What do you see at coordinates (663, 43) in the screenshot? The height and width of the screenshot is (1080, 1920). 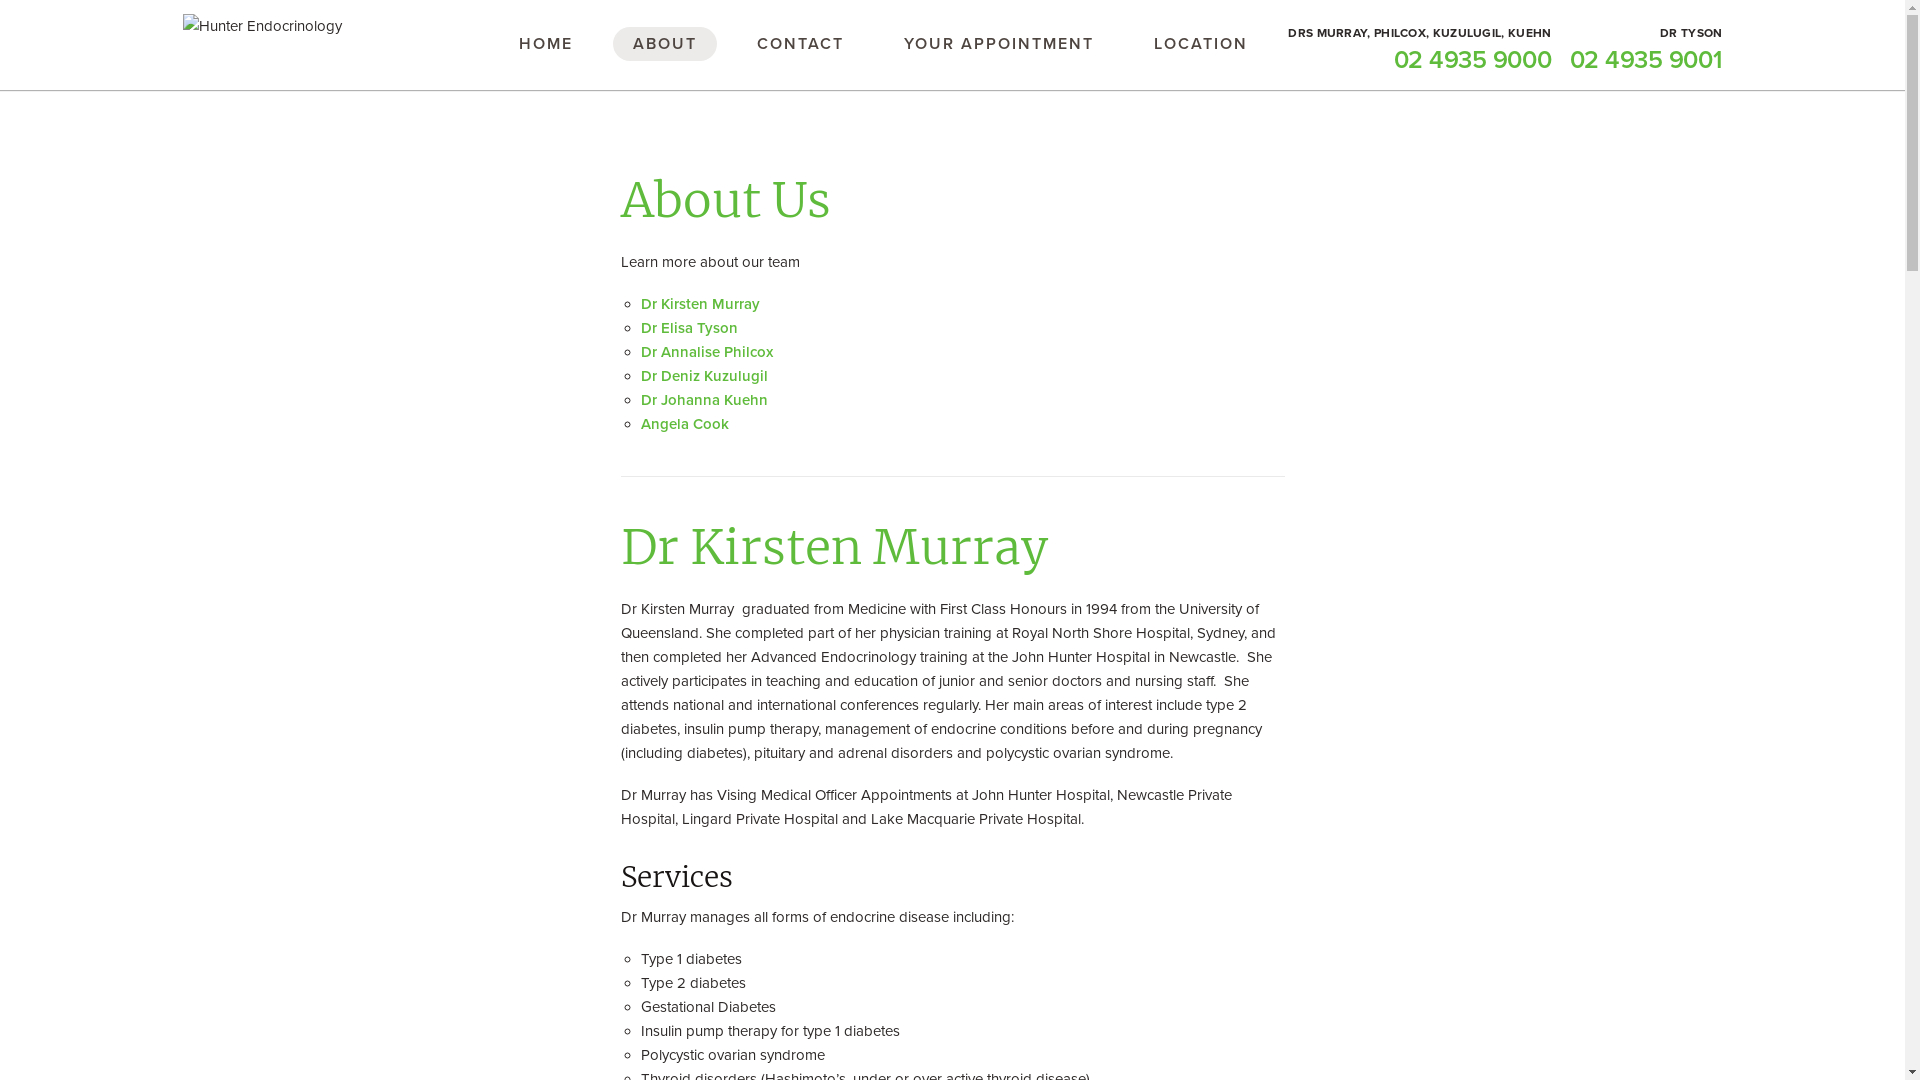 I see `'ABOUT'` at bounding box center [663, 43].